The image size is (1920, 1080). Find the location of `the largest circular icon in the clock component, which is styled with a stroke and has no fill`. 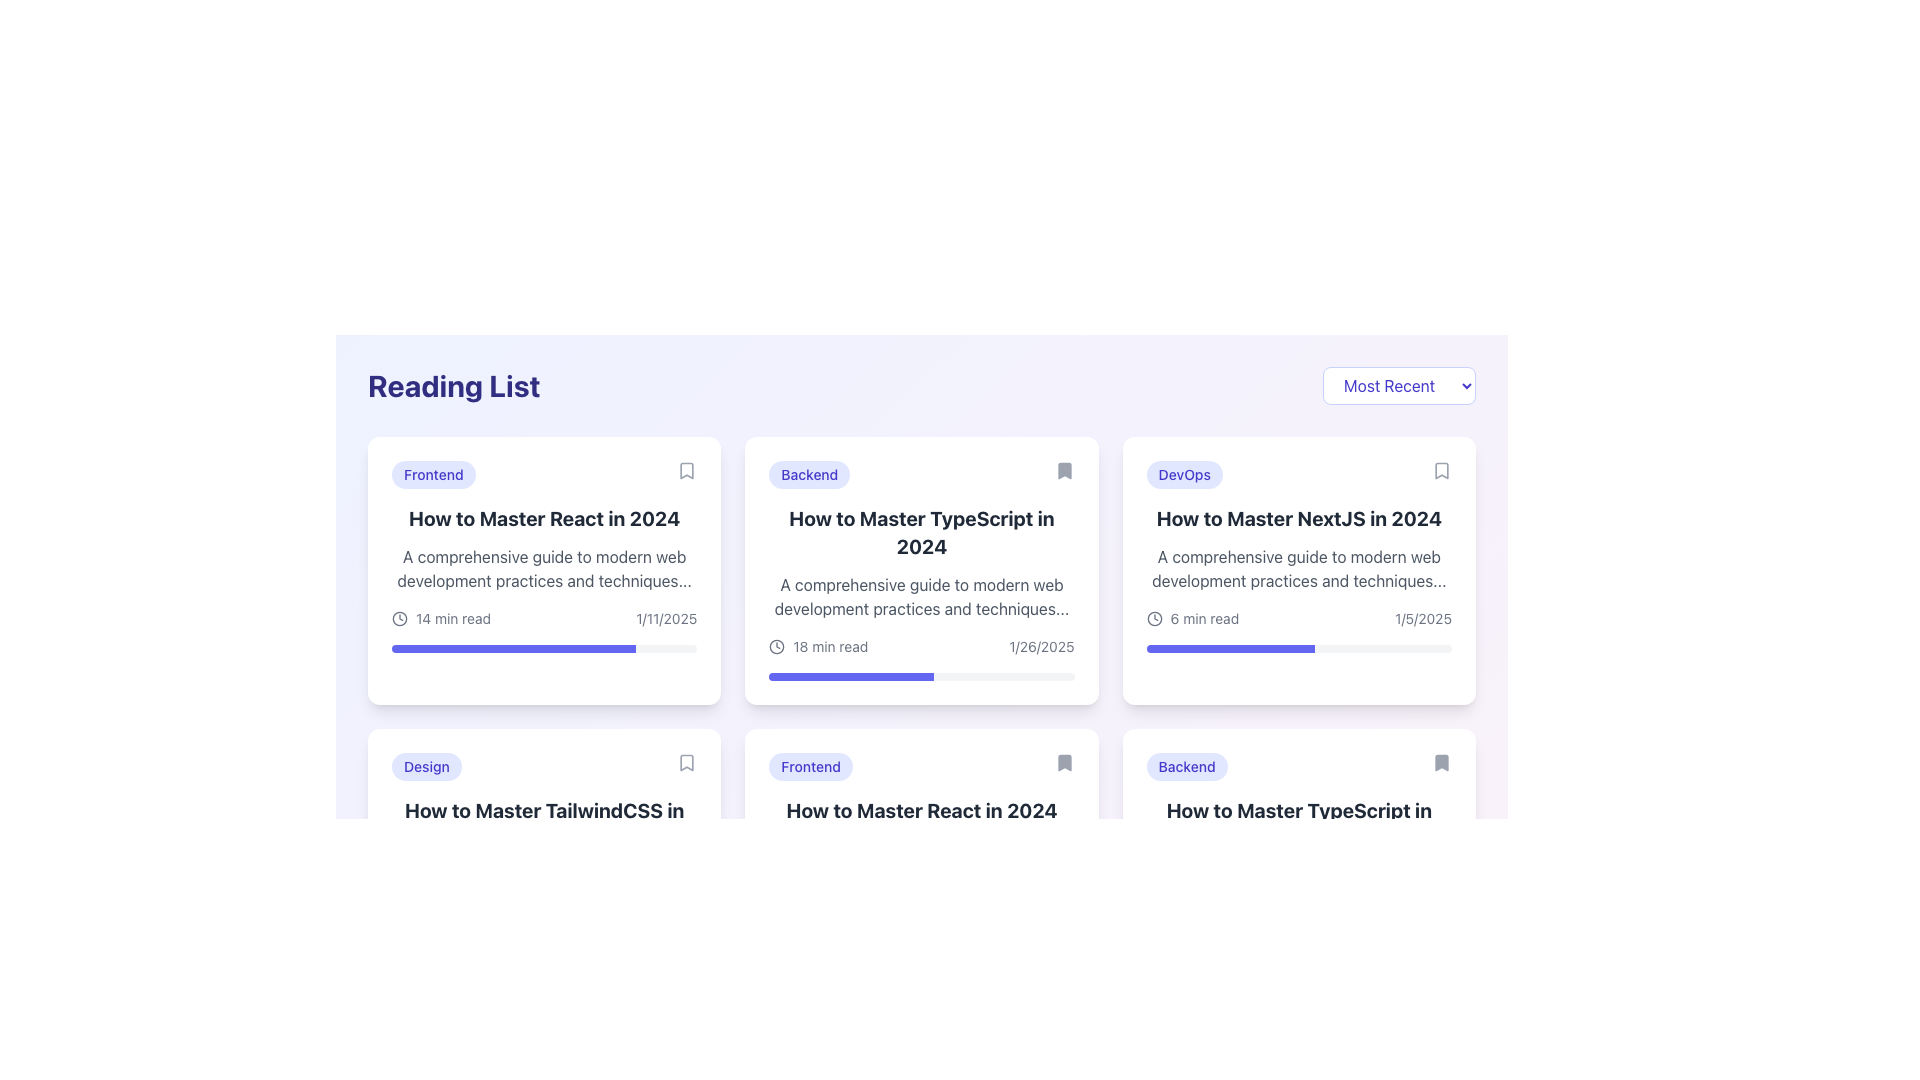

the largest circular icon in the clock component, which is styled with a stroke and has no fill is located at coordinates (399, 617).